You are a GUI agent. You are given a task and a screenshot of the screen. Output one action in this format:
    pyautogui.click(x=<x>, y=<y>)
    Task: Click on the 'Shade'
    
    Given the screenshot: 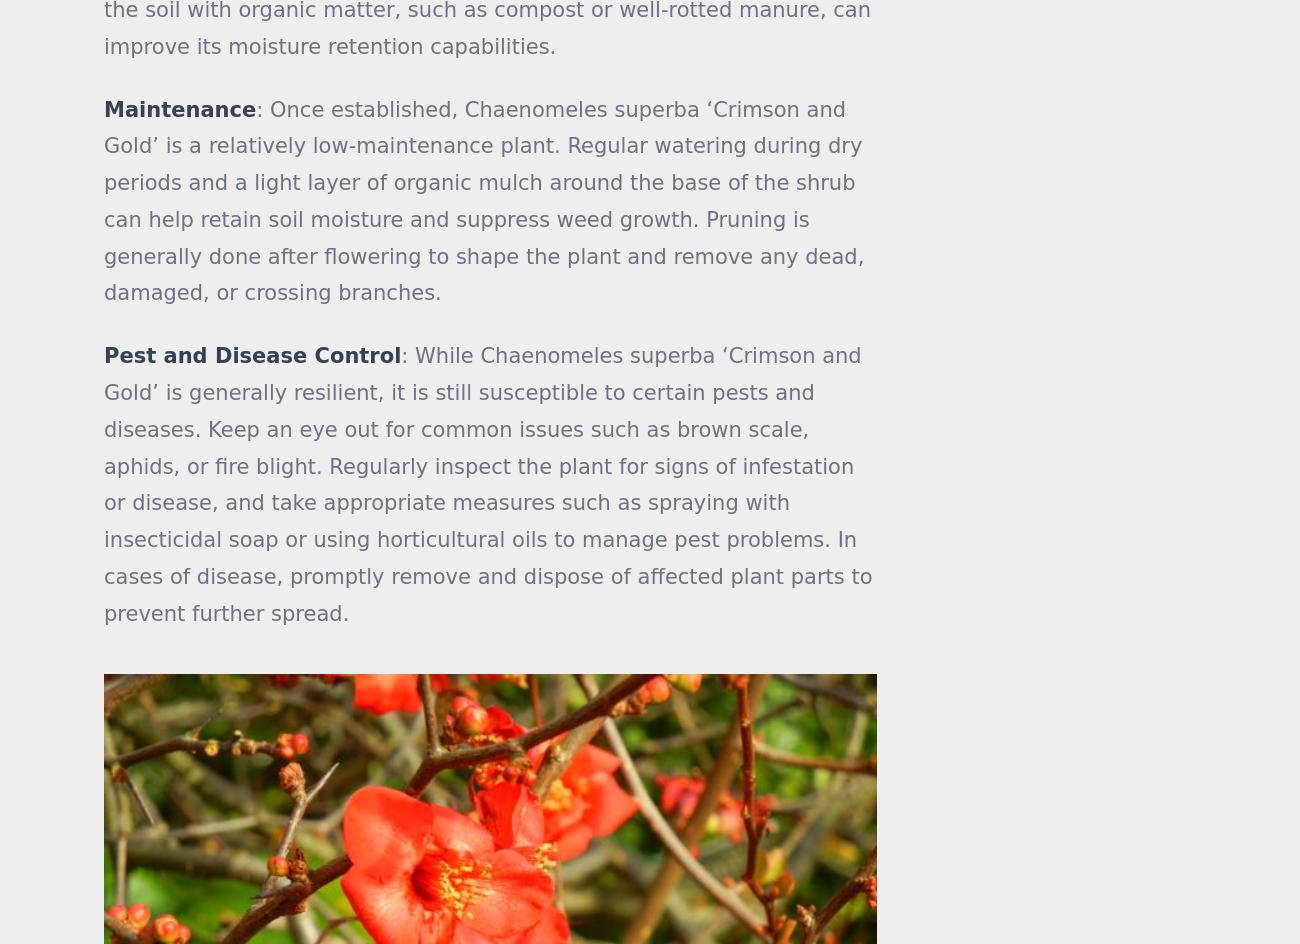 What is the action you would take?
    pyautogui.click(x=913, y=48)
    